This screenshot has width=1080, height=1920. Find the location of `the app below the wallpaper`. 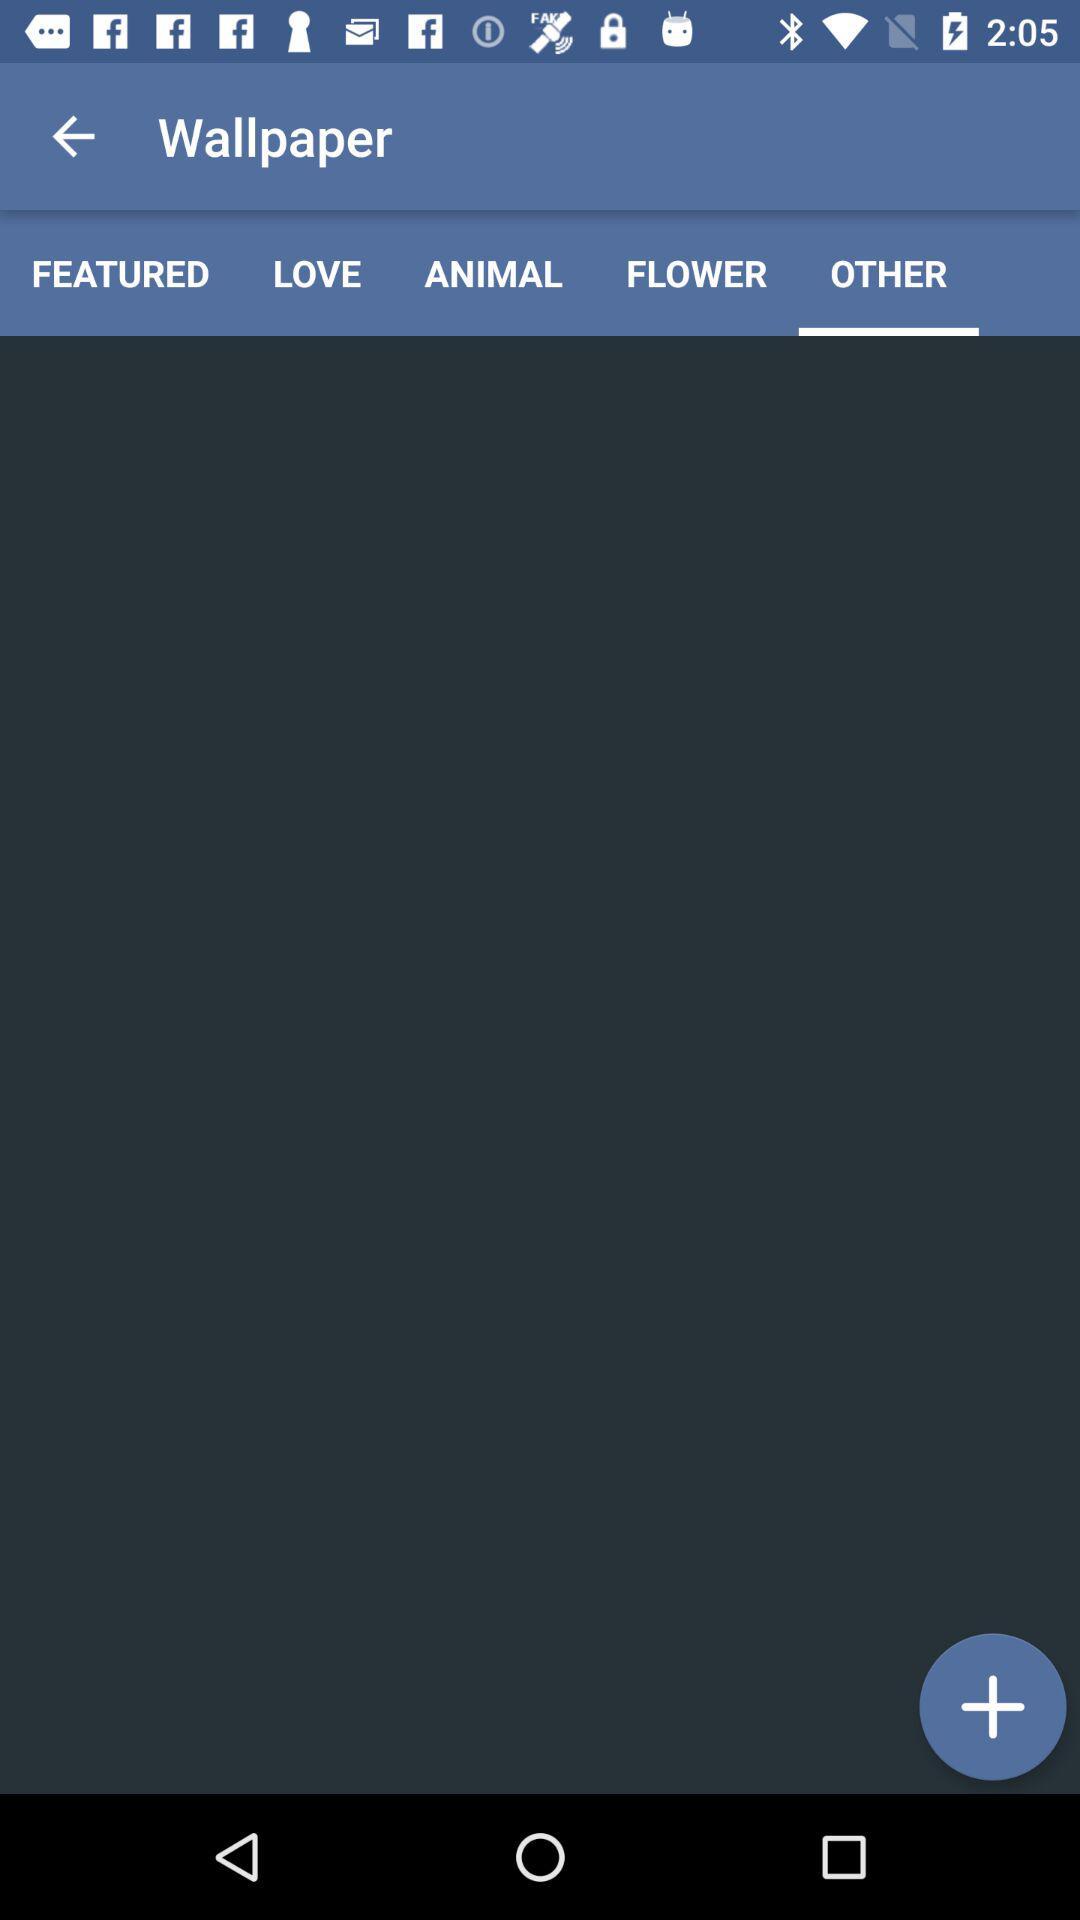

the app below the wallpaper is located at coordinates (316, 272).